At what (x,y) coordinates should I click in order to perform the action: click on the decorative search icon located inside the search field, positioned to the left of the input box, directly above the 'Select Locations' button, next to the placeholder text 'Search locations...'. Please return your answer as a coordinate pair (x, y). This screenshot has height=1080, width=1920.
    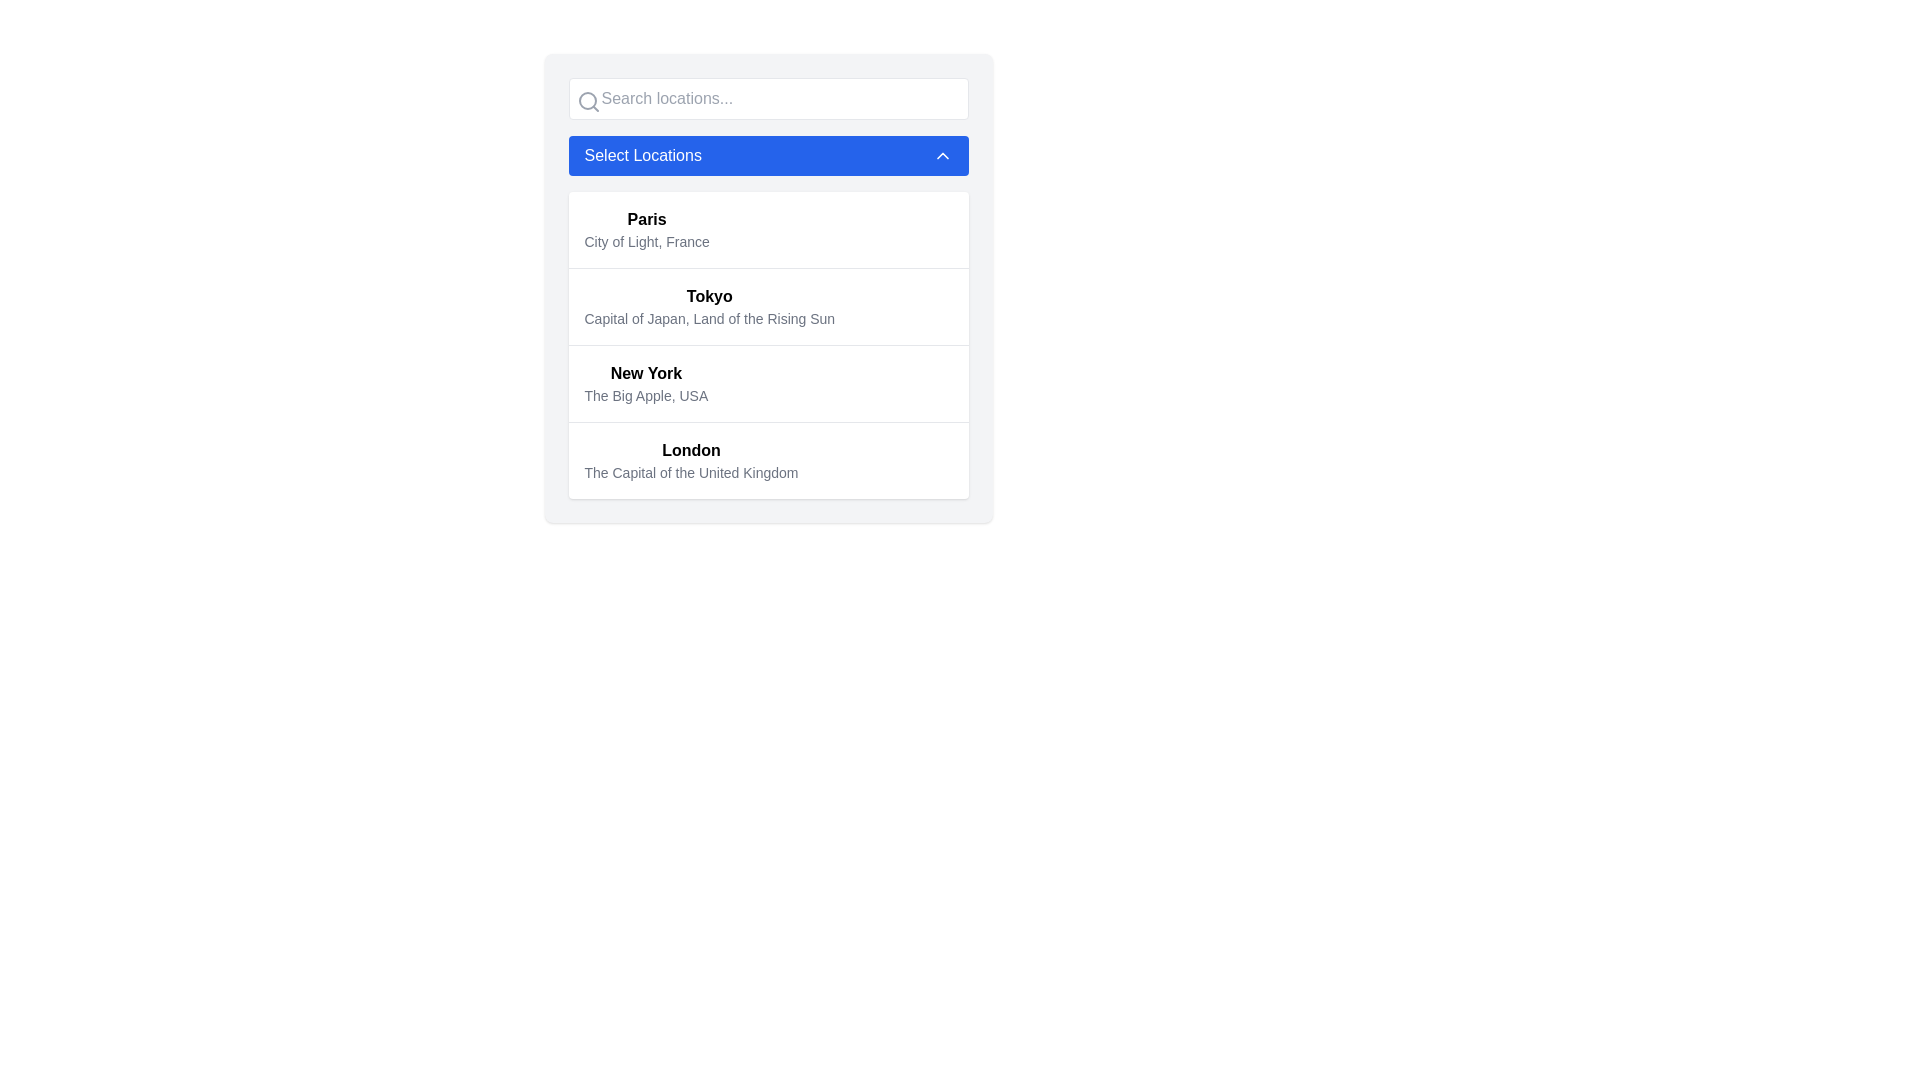
    Looking at the image, I should click on (587, 101).